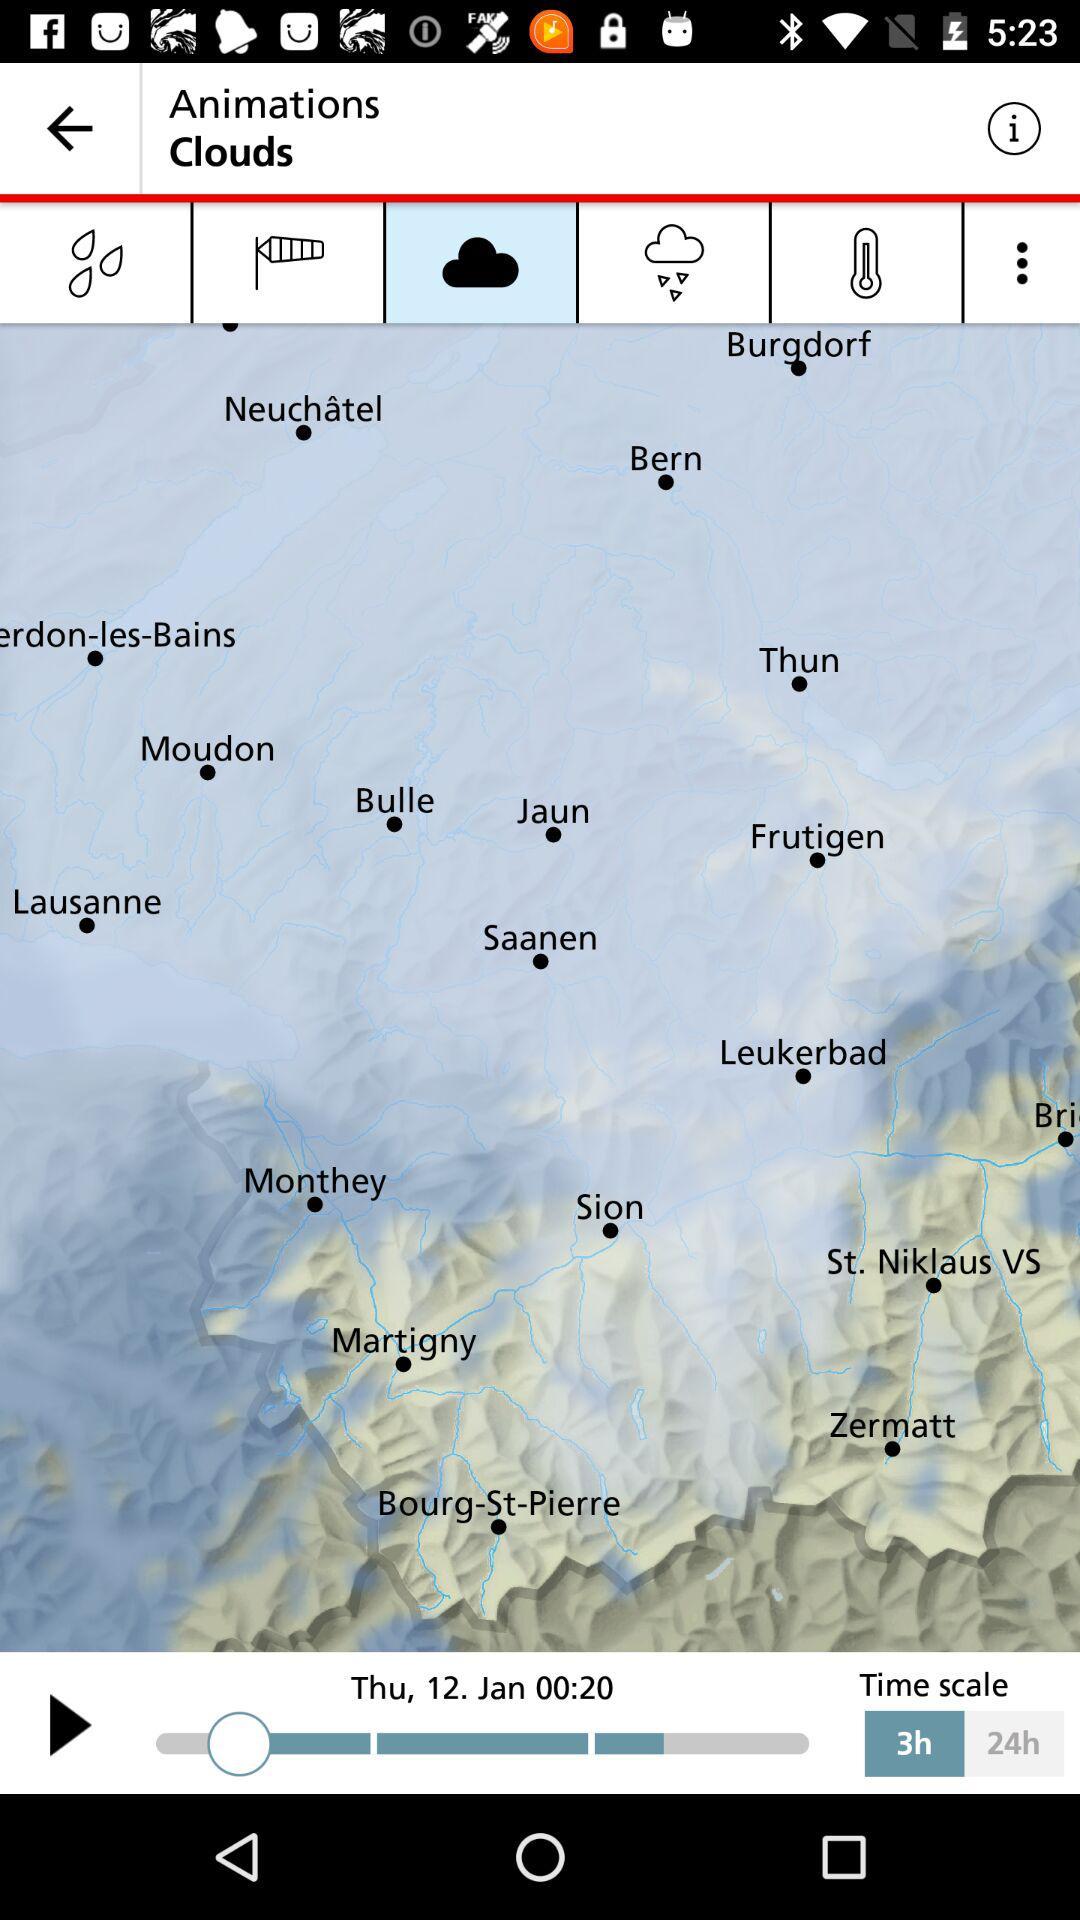 This screenshot has width=1080, height=1920. Describe the element at coordinates (1022, 261) in the screenshot. I see `the more icon` at that location.